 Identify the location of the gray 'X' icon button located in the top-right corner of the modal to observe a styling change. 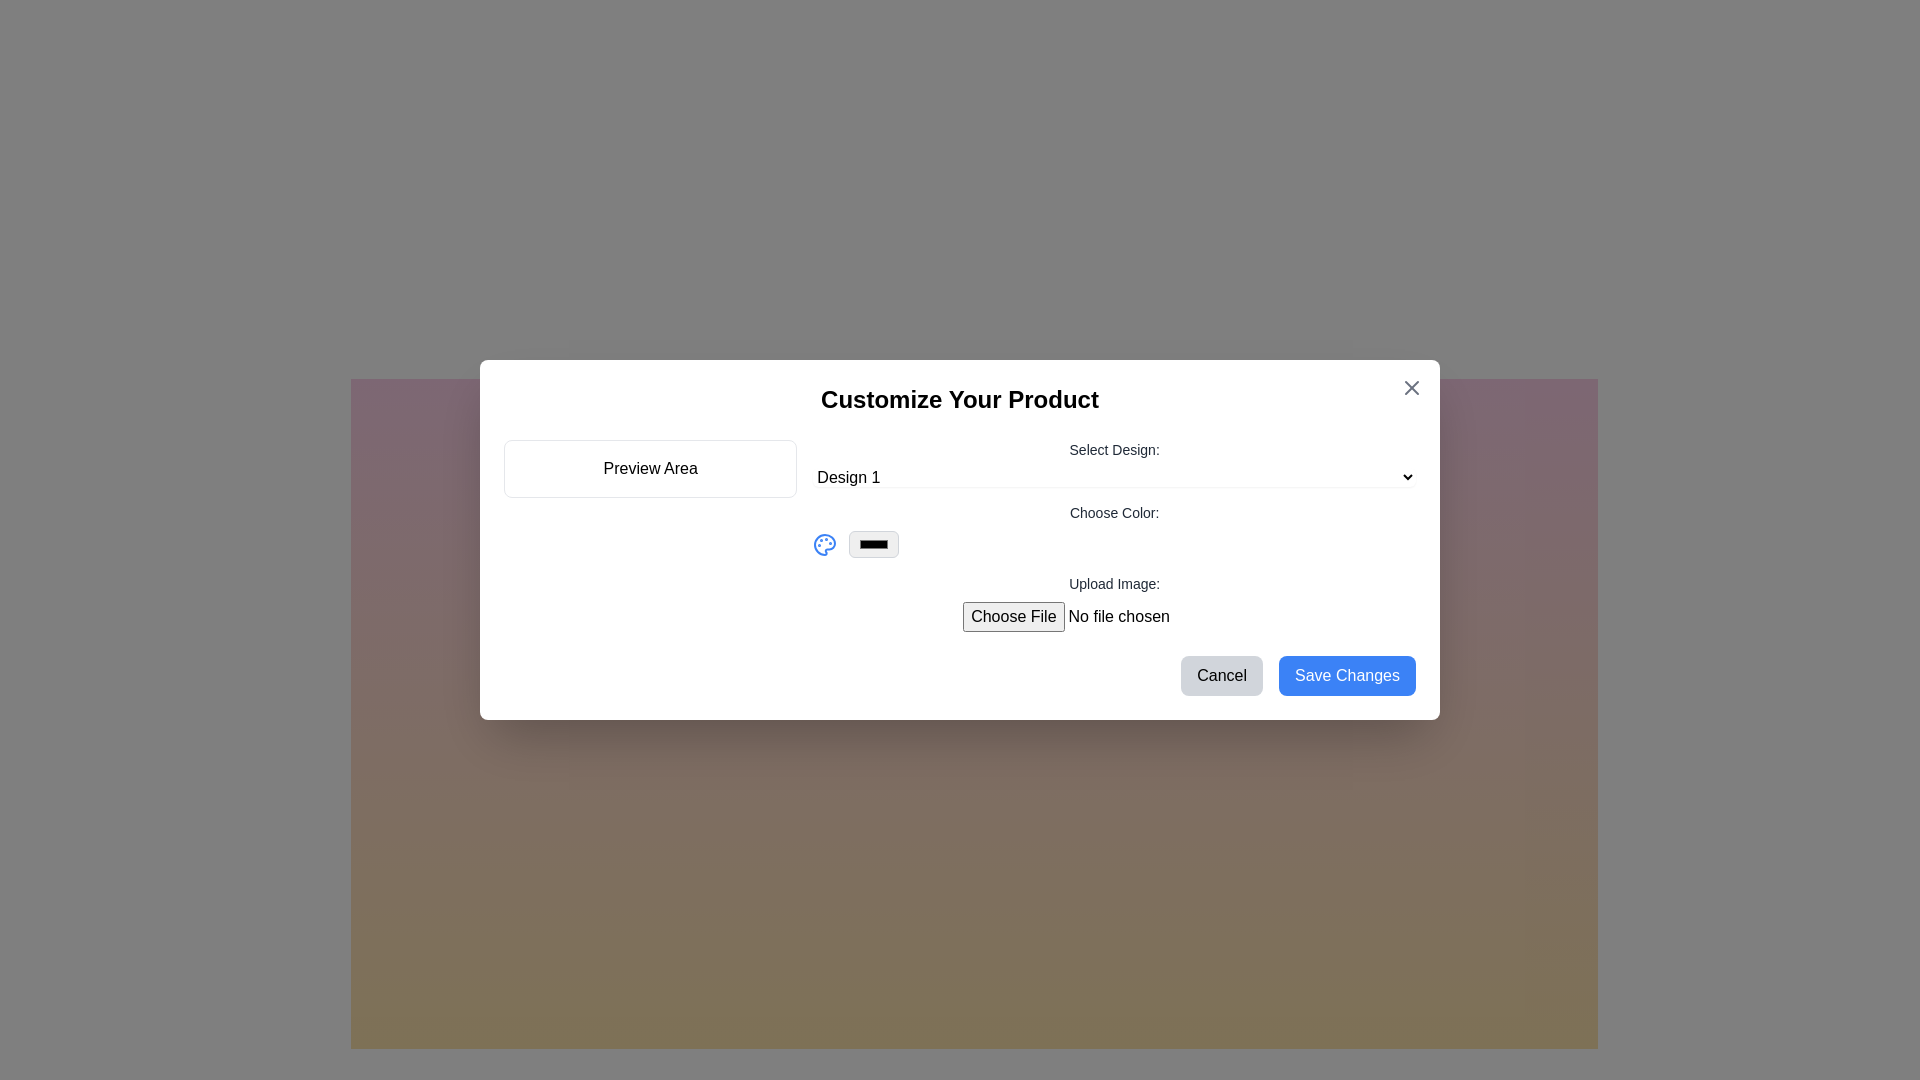
(1410, 388).